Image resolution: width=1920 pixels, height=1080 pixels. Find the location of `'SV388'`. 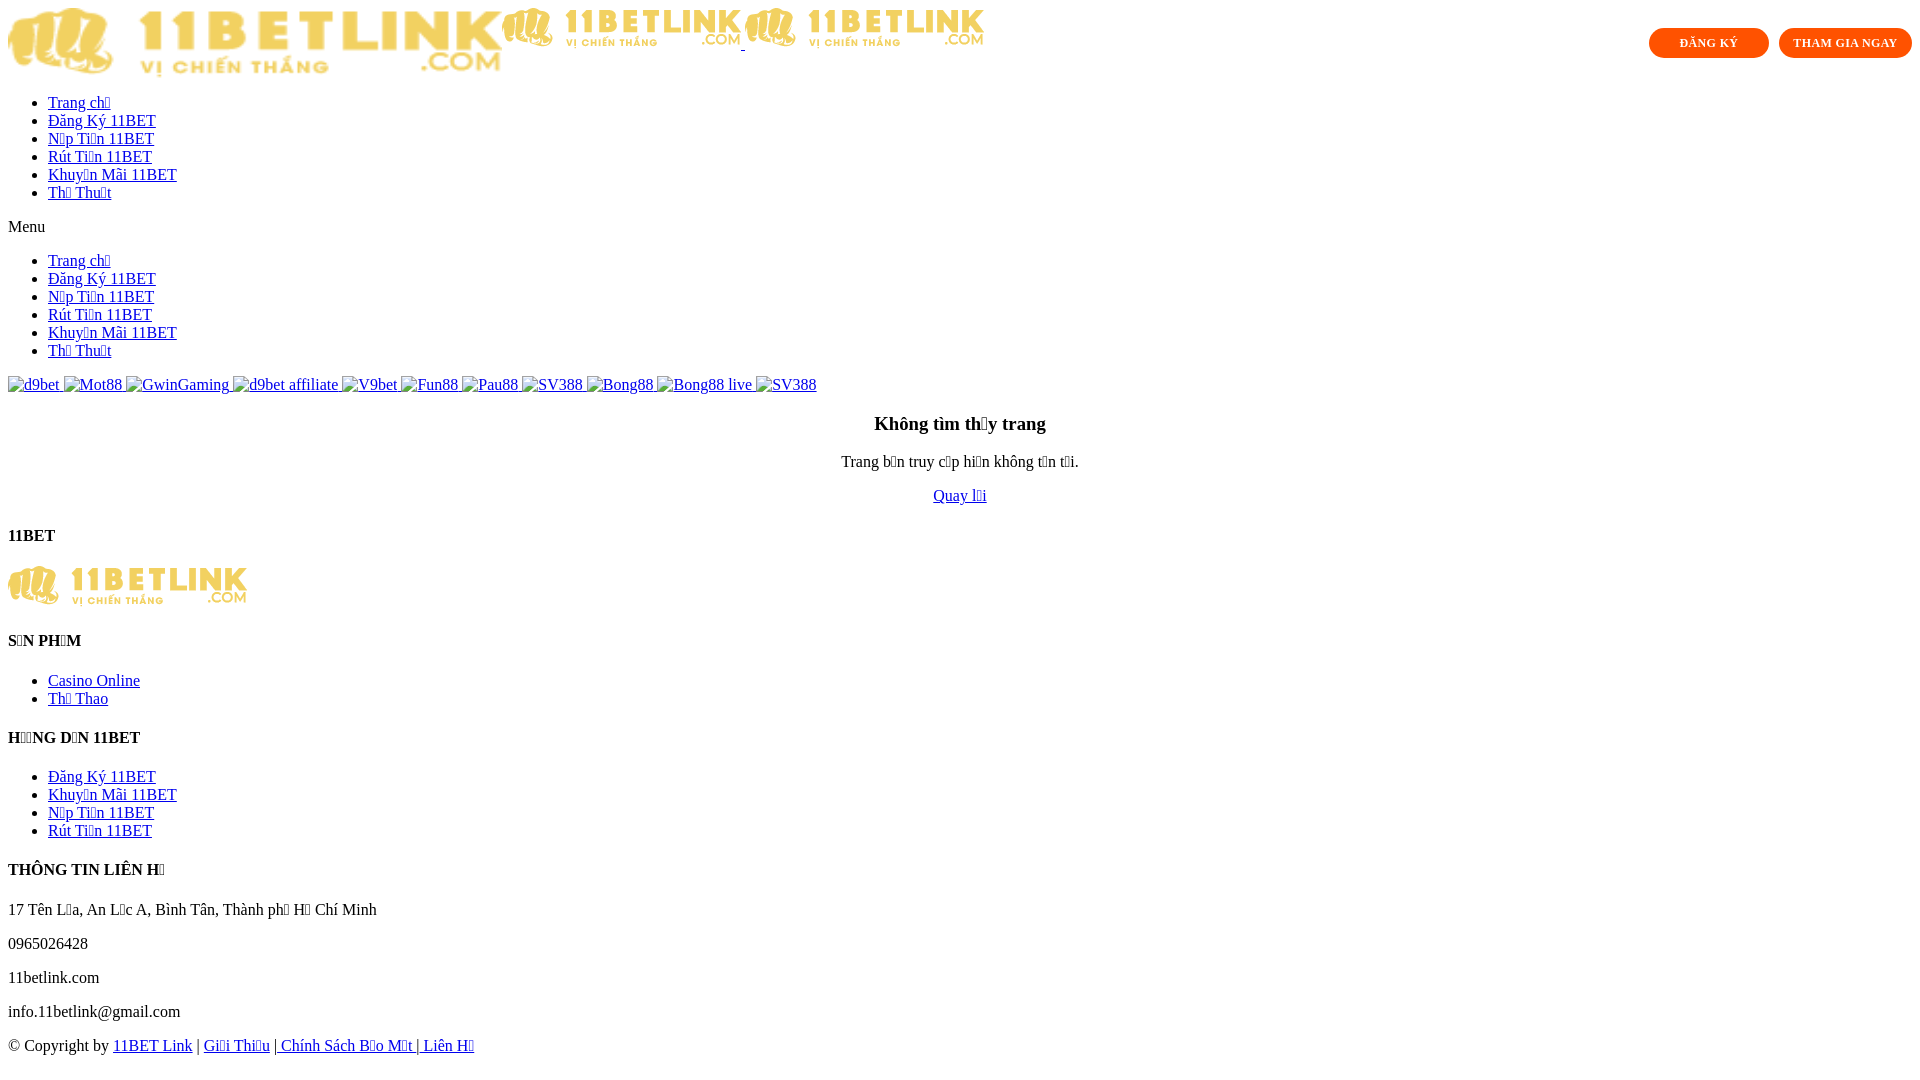

'SV388' is located at coordinates (785, 384).